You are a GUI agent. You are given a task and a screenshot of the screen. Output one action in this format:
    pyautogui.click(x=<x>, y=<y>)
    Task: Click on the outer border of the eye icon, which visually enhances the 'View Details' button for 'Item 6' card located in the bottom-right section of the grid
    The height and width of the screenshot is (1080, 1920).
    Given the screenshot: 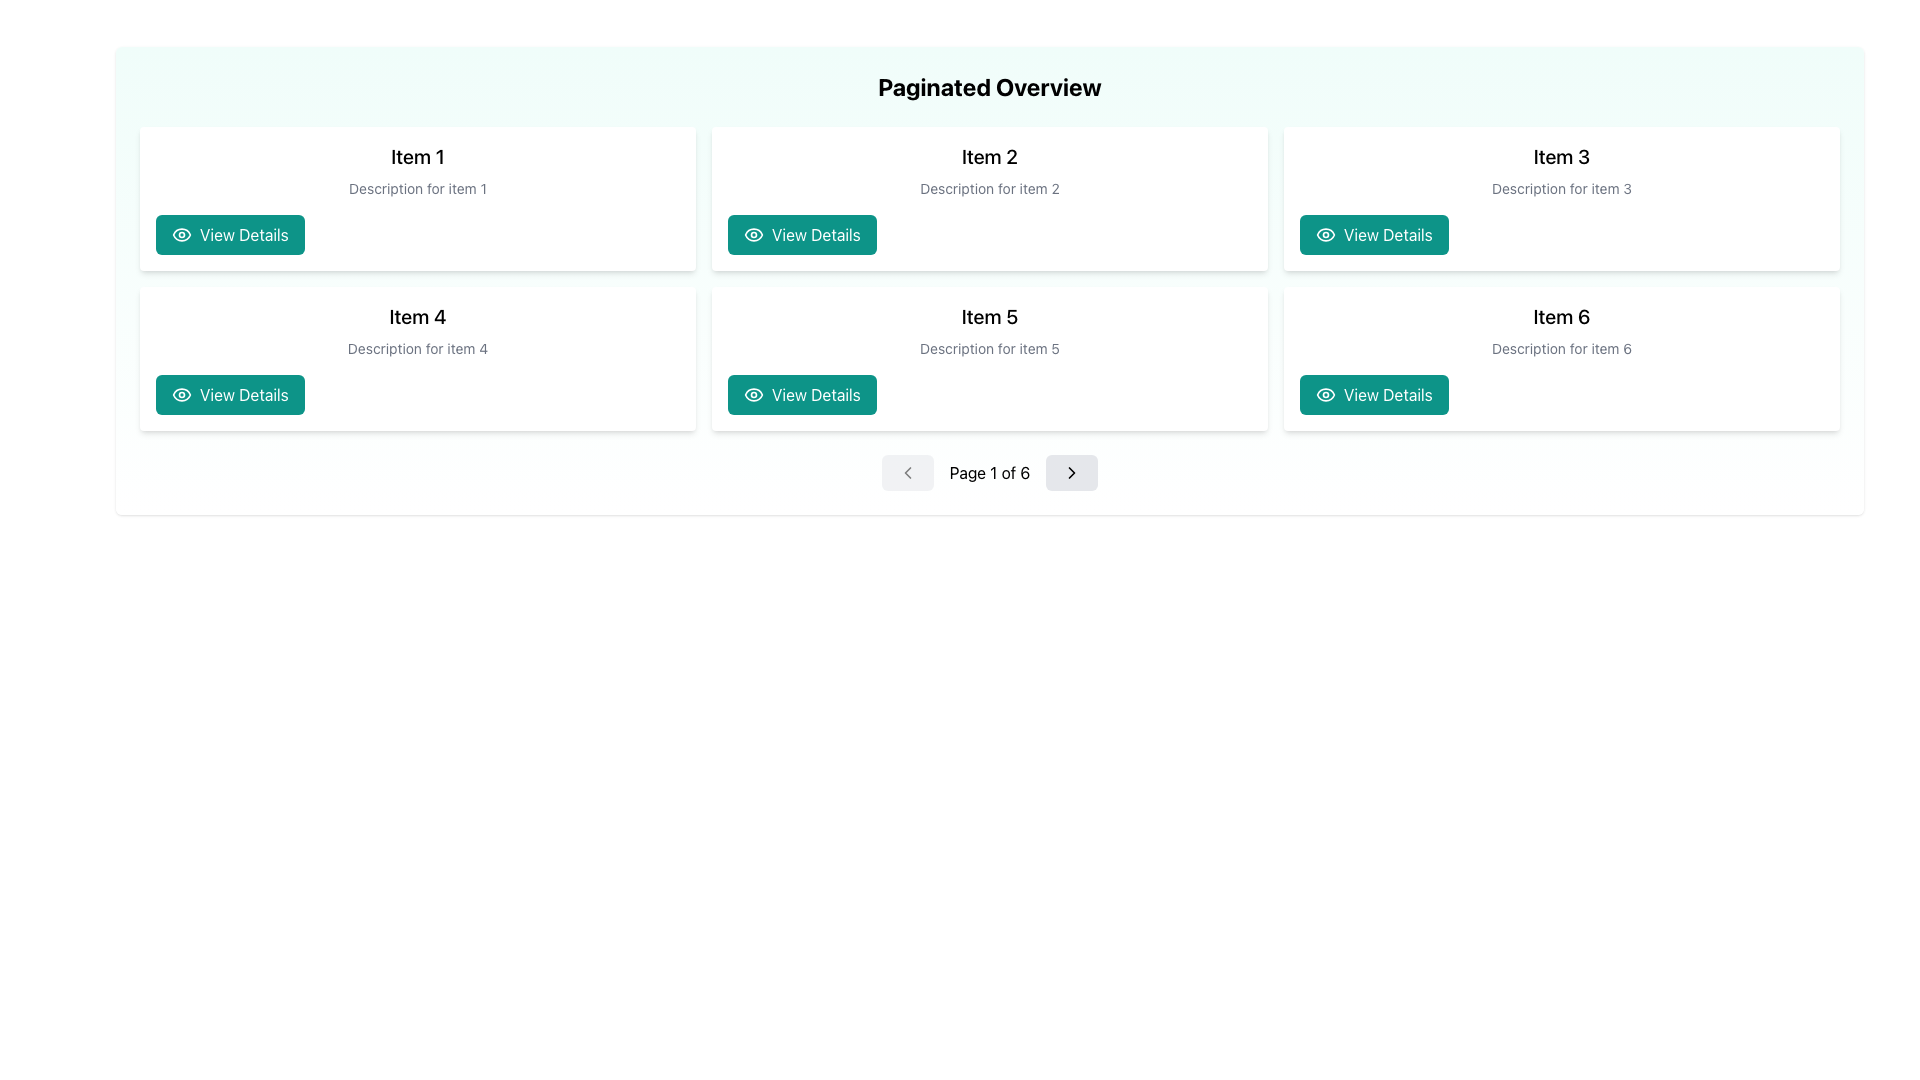 What is the action you would take?
    pyautogui.click(x=1325, y=394)
    